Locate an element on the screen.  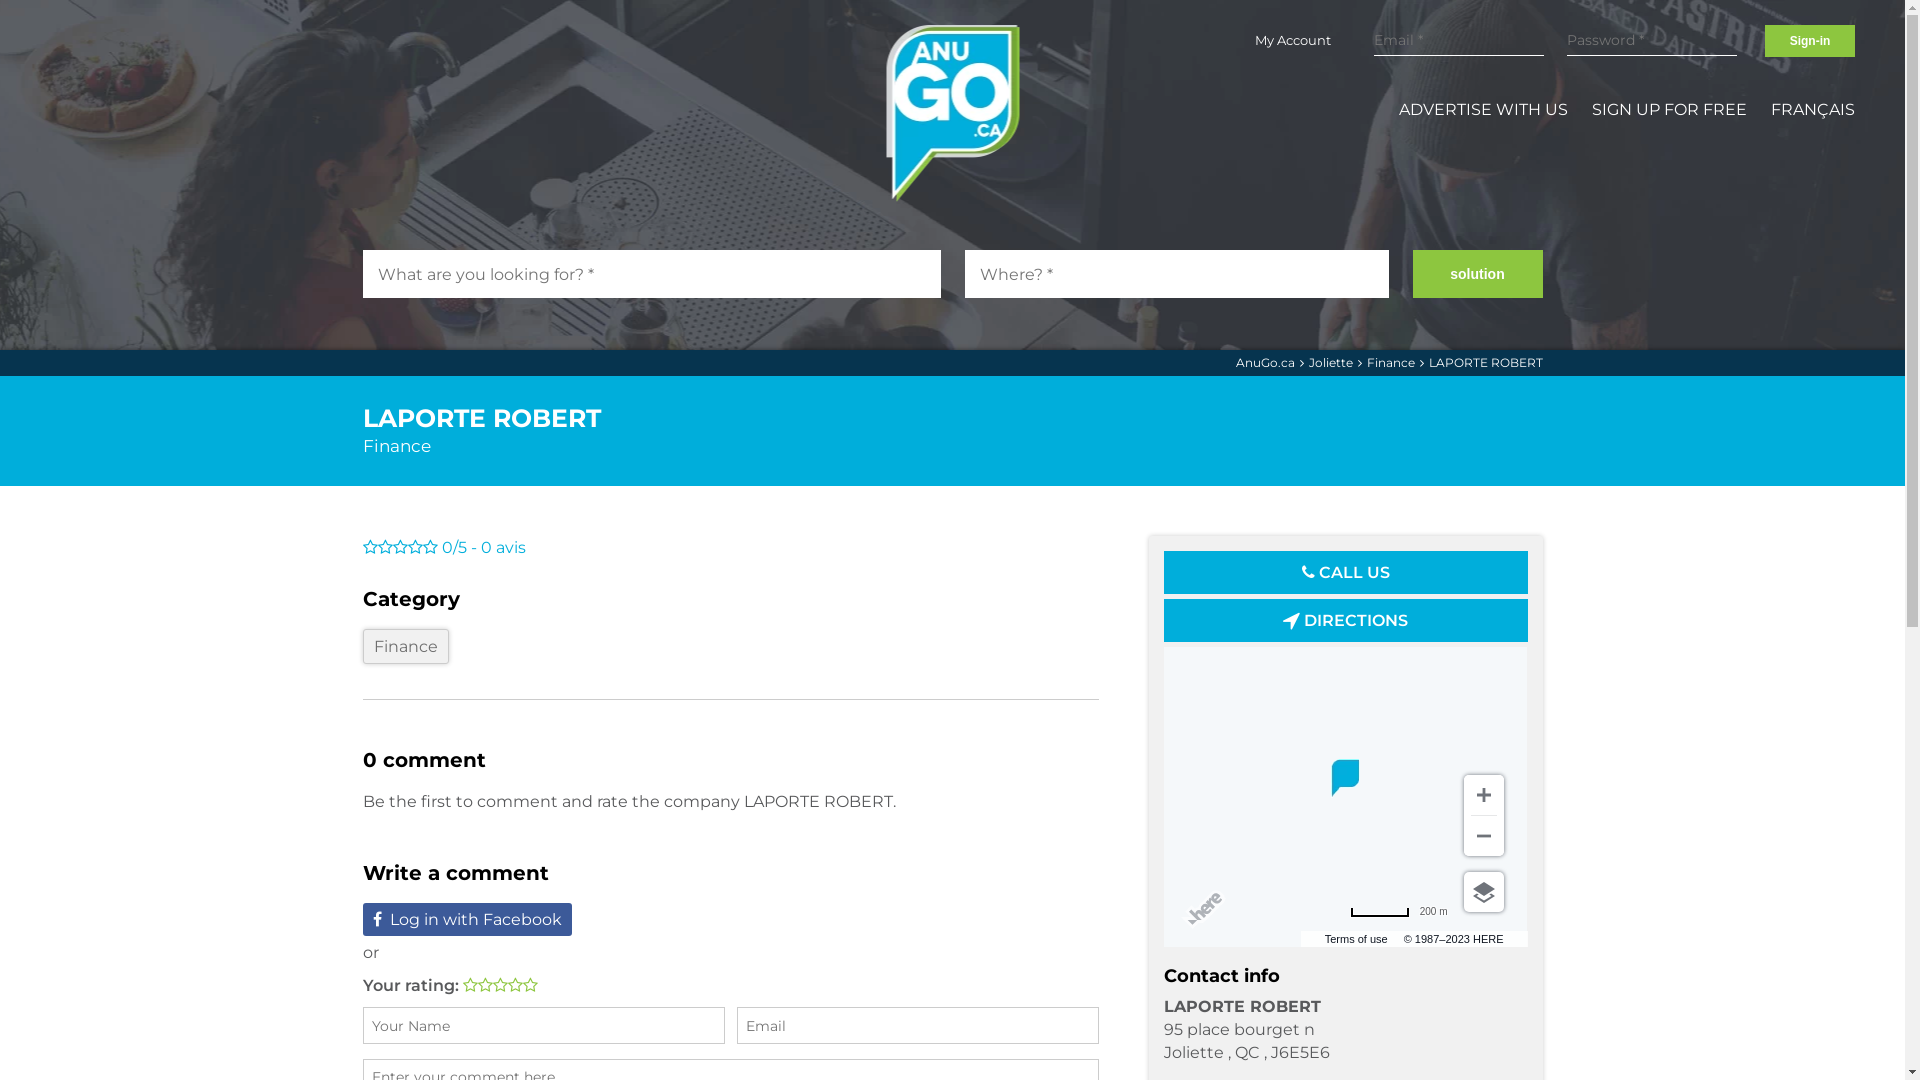
'LAPORTE ROBERT' is located at coordinates (1484, 362).